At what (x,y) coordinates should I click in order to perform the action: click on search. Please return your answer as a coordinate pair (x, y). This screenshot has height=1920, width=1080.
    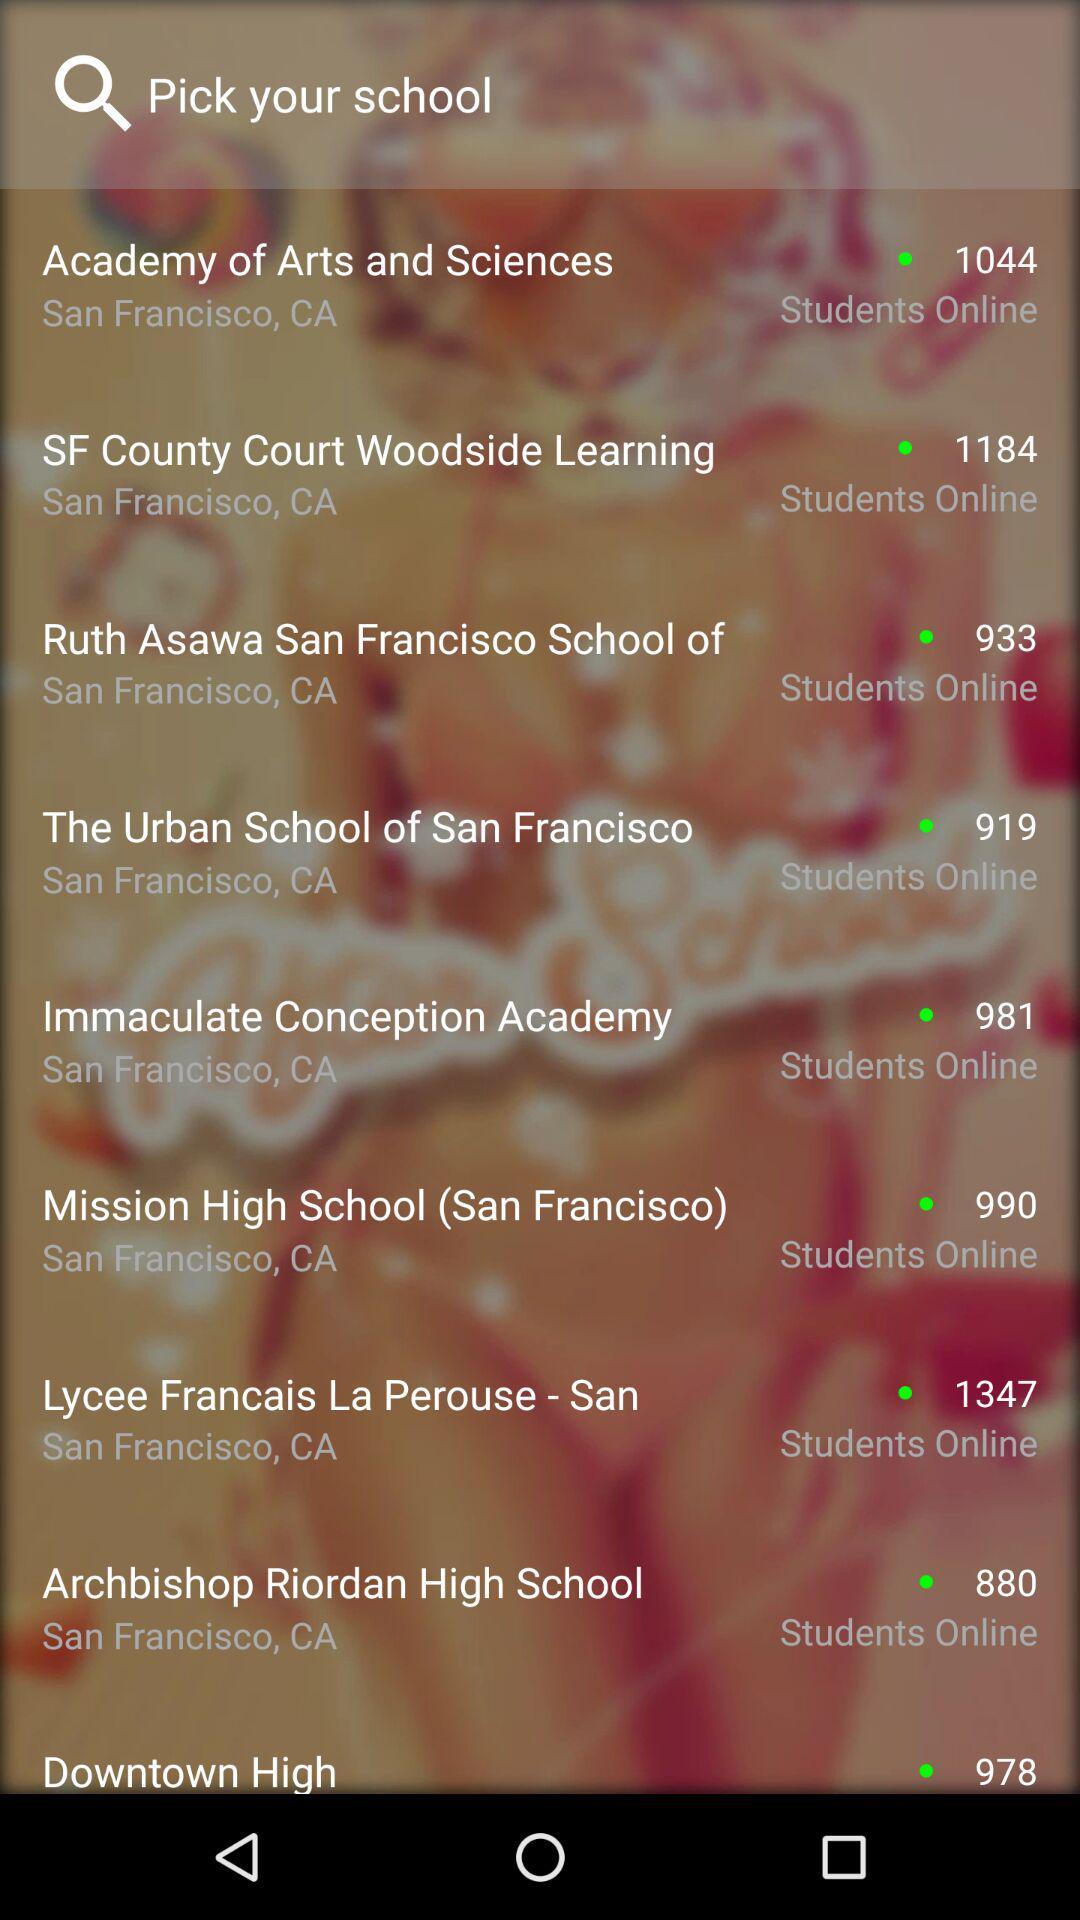
    Looking at the image, I should click on (591, 93).